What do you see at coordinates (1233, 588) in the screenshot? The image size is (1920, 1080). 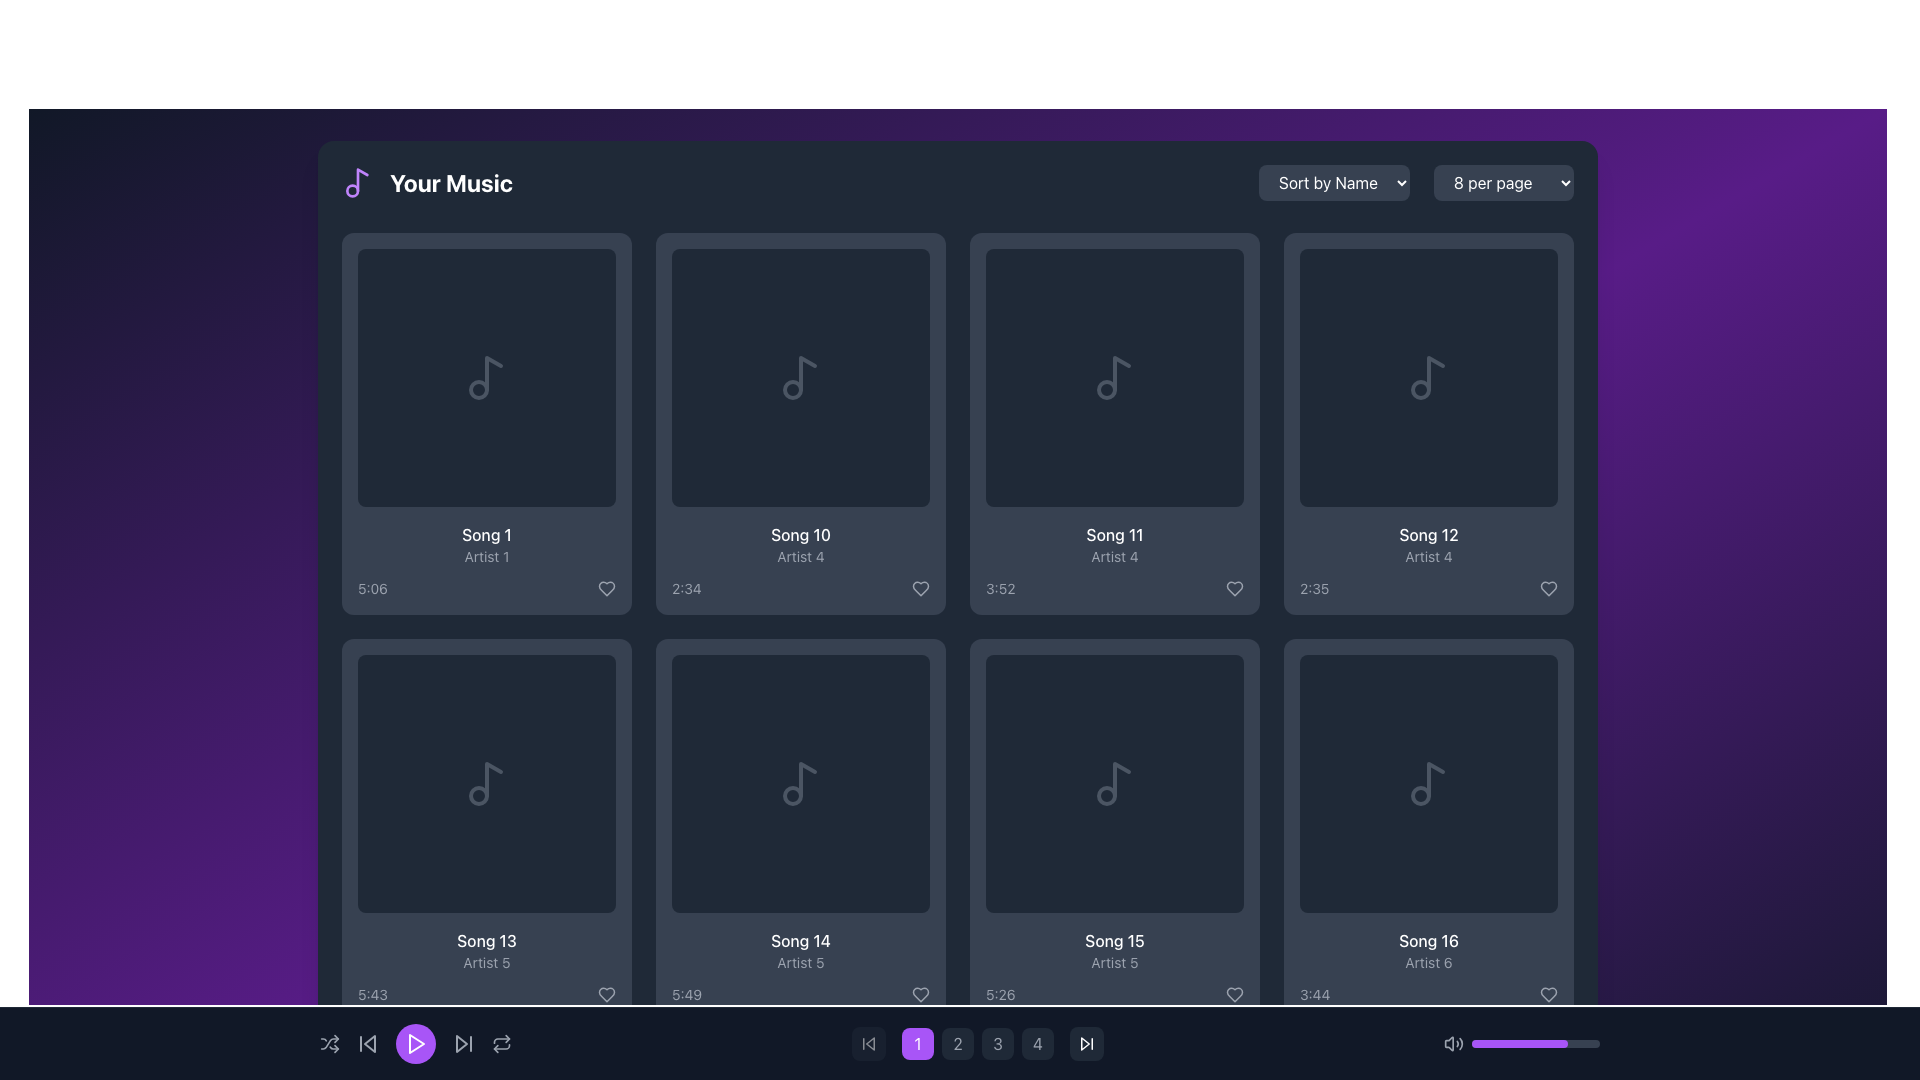 I see `the favorite indicator icon located in the third column of the top-most row beneath the title 'Song 11' to mark it as a favorite` at bounding box center [1233, 588].